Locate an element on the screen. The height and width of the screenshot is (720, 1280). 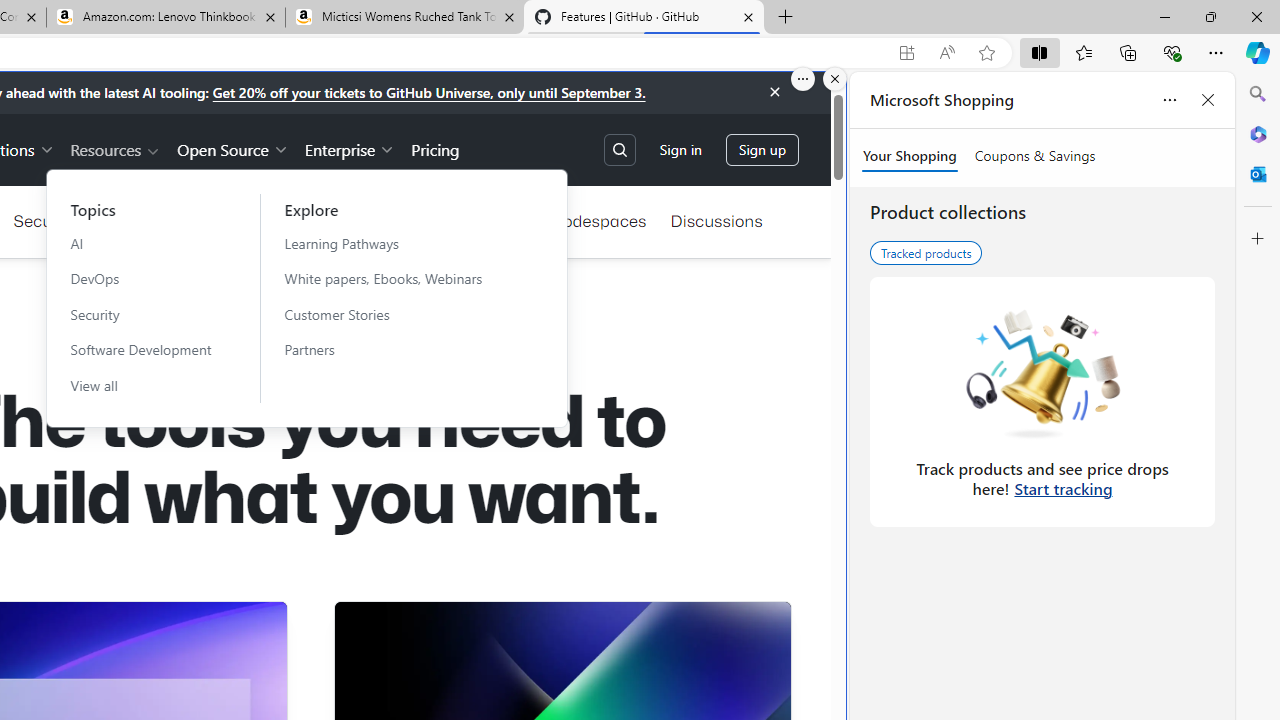
'Codespaces' is located at coordinates (597, 221).